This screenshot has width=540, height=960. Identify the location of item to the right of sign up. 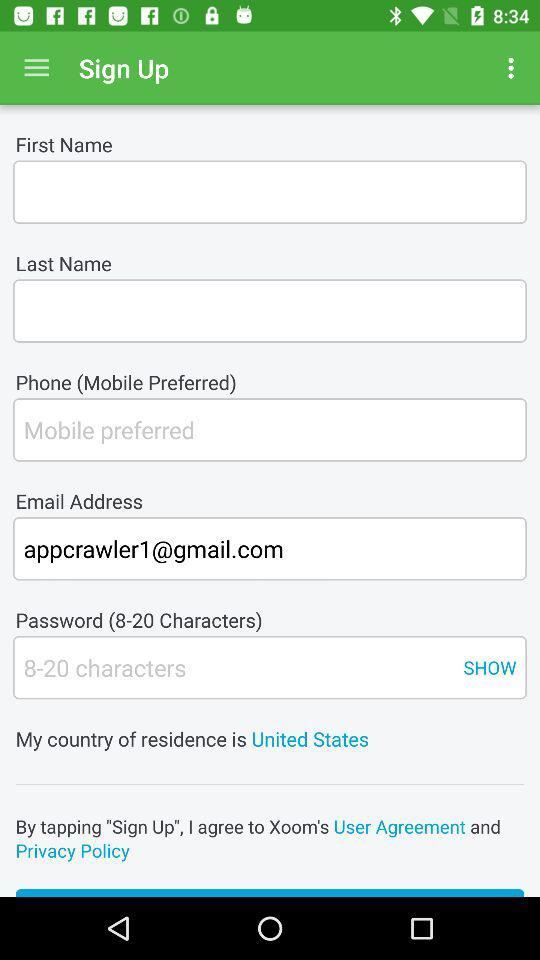
(513, 68).